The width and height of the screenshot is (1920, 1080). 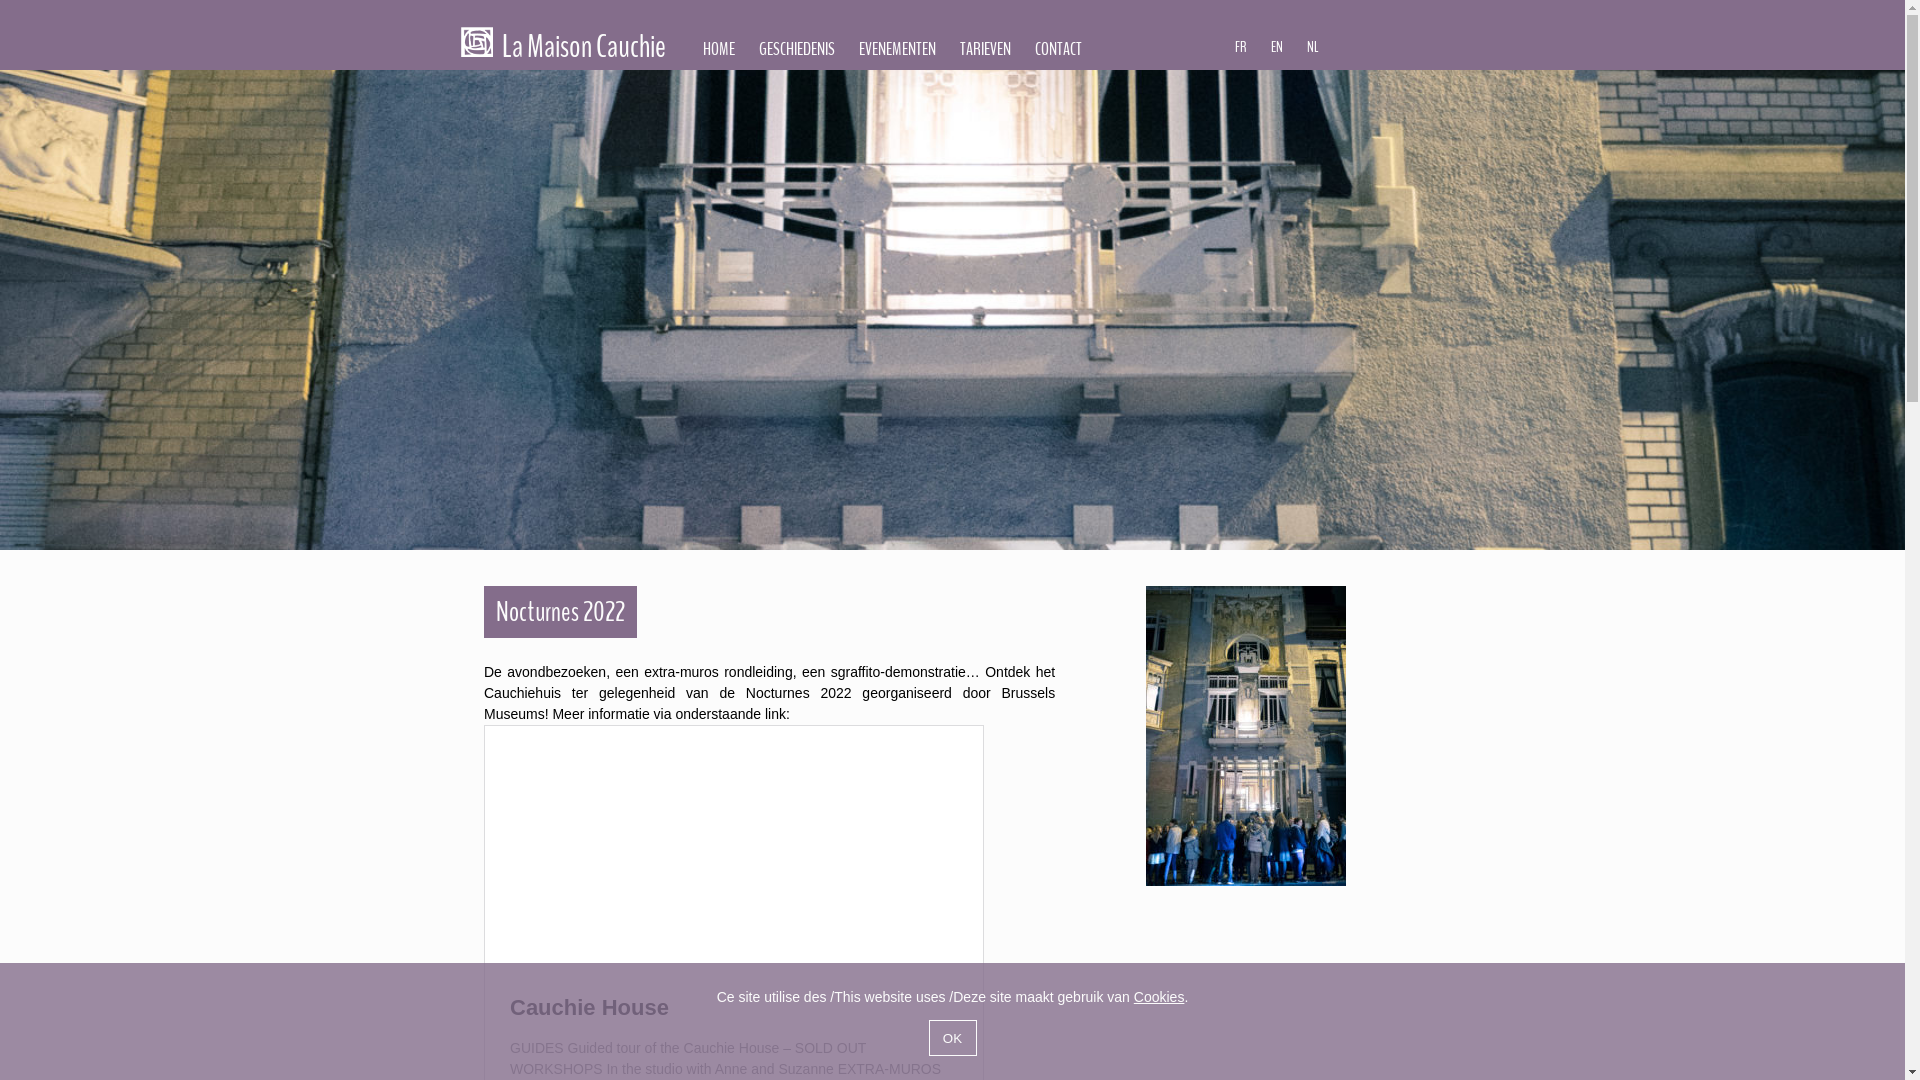 I want to click on 'FR', so click(x=1240, y=45).